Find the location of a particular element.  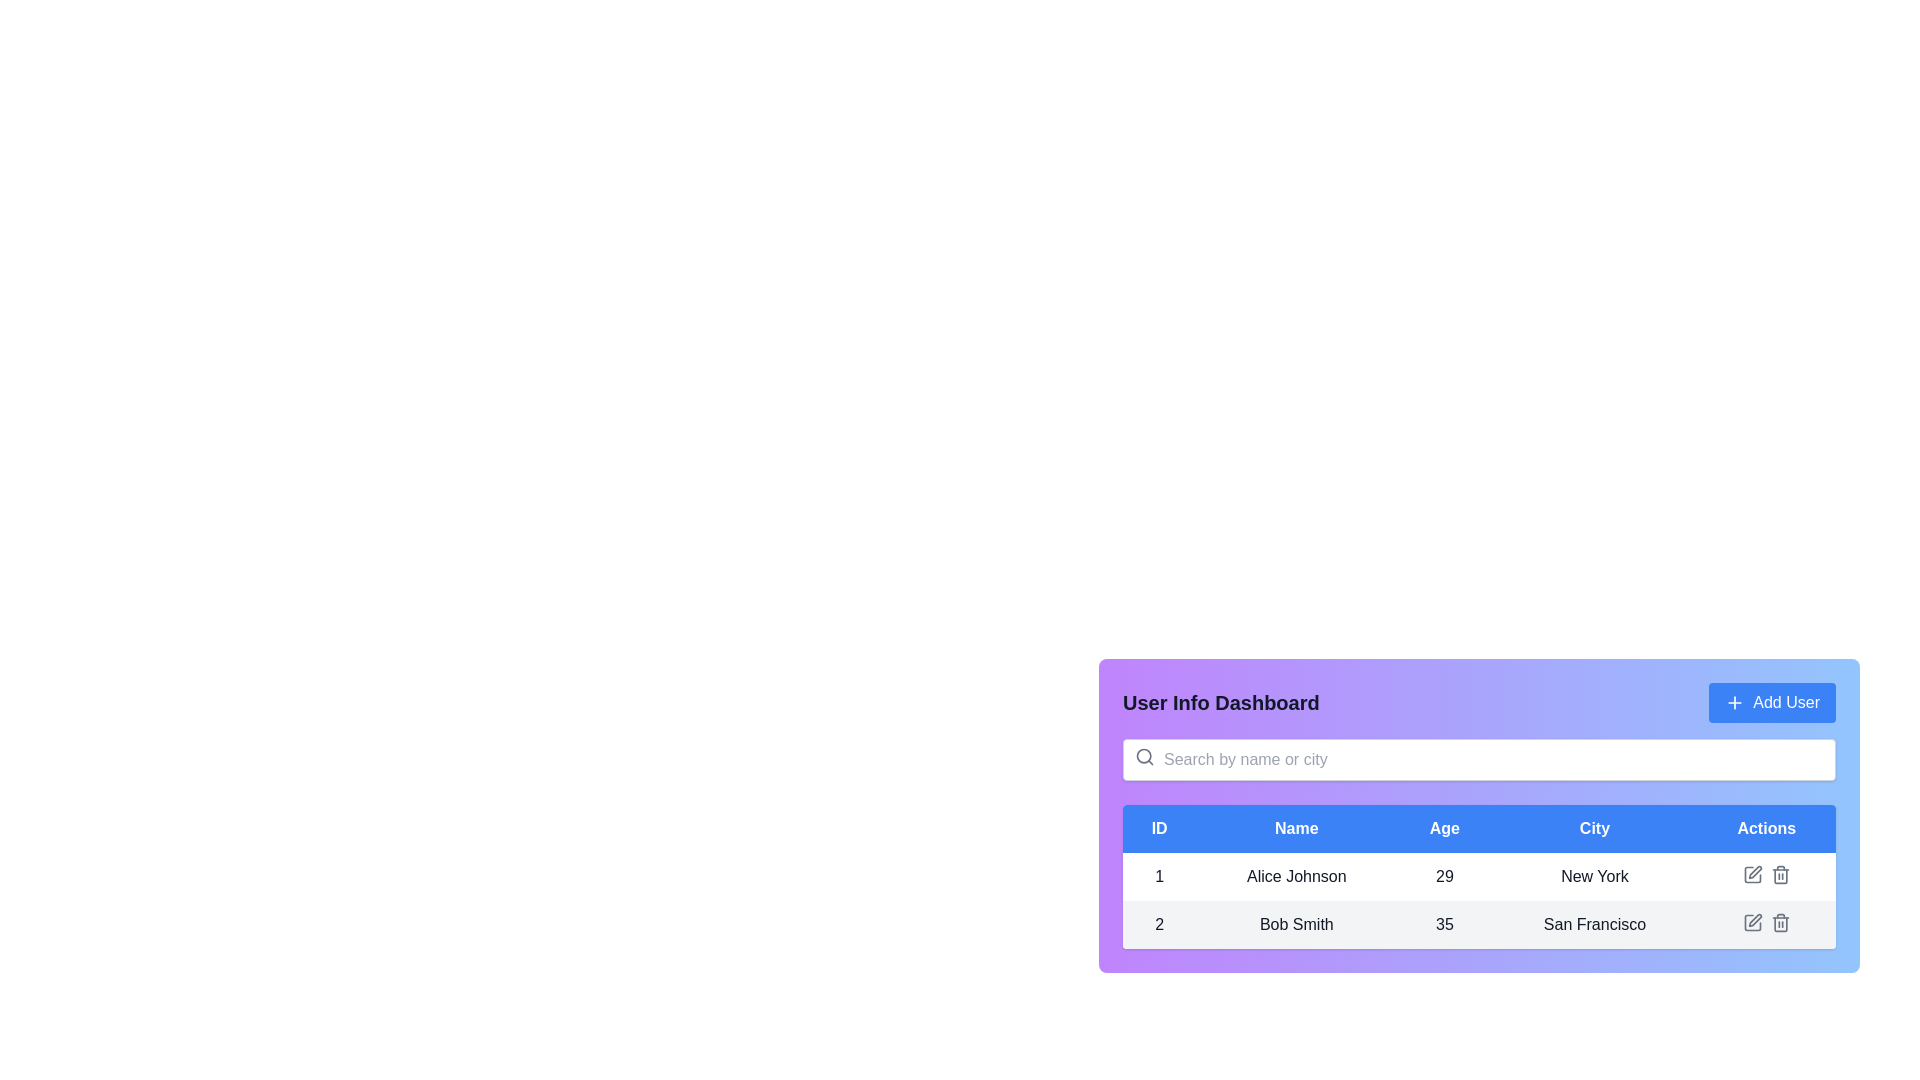

the Static table header element labeled 'ID', which is the first header in a row of five and has a white font on a blue background is located at coordinates (1159, 829).